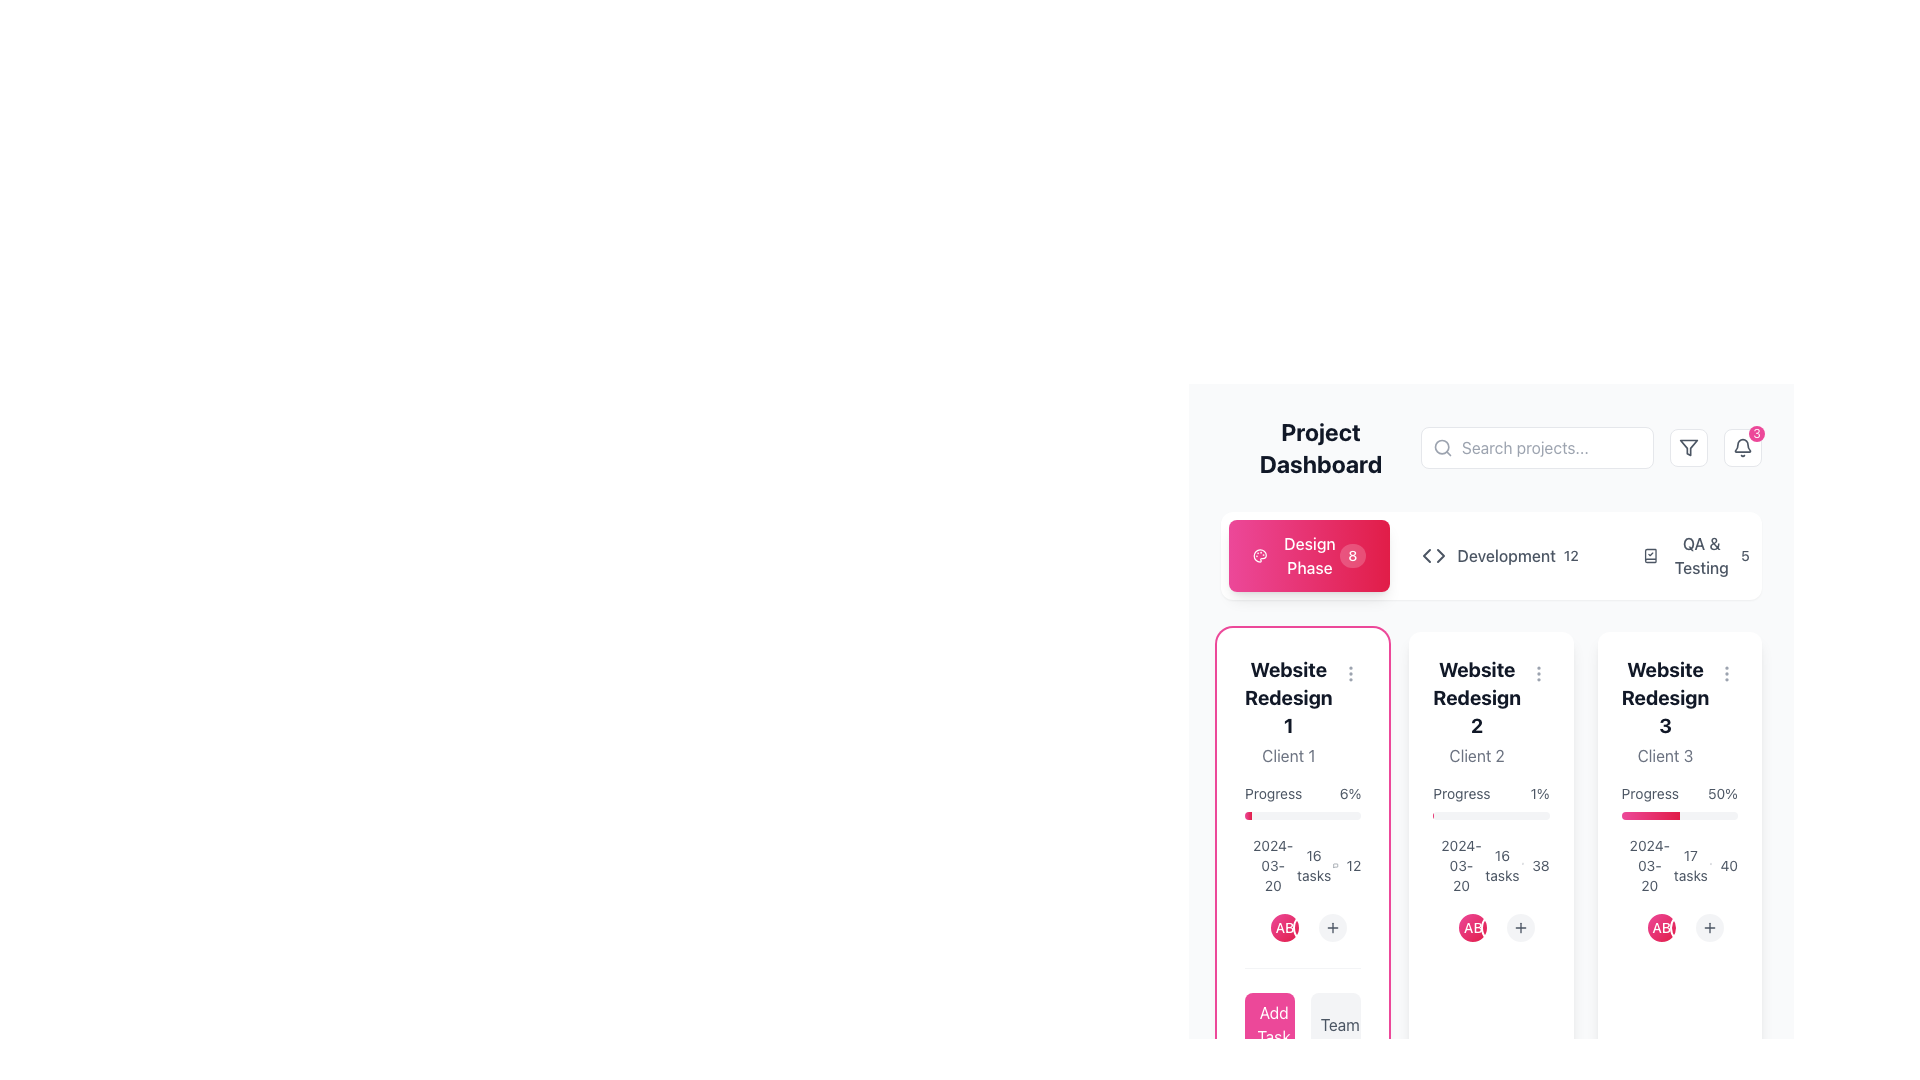 This screenshot has height=1080, width=1920. Describe the element at coordinates (1333, 928) in the screenshot. I see `the action button located at the bottom section of the 'Website Redesign 1' card` at that location.